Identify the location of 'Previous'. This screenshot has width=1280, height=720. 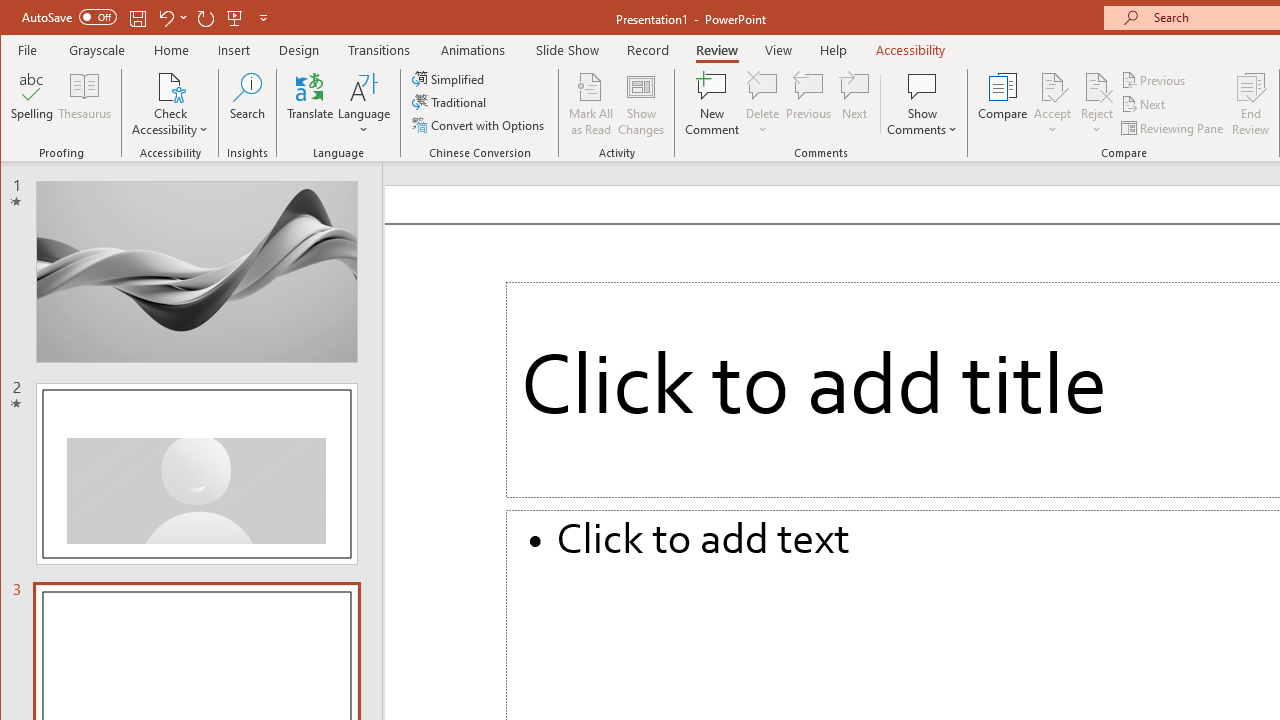
(1154, 79).